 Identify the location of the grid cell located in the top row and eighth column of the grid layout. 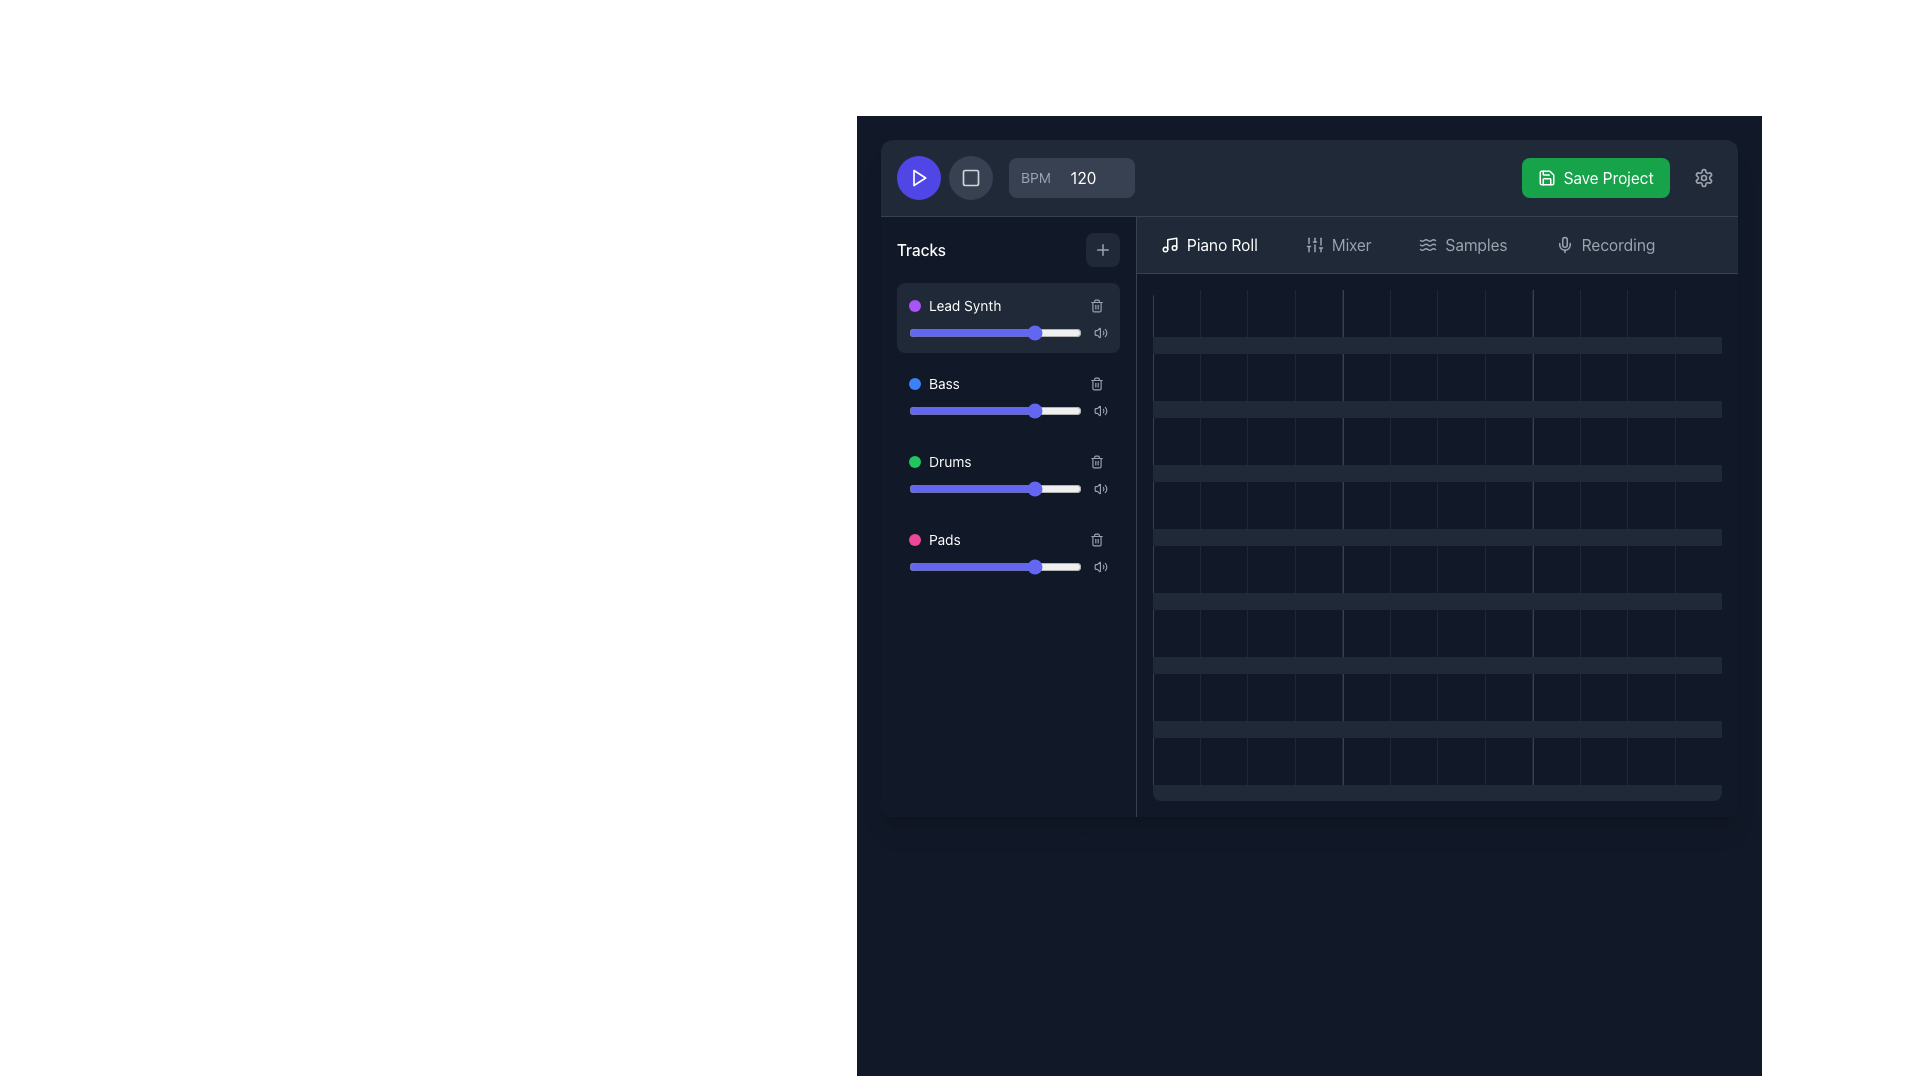
(1508, 313).